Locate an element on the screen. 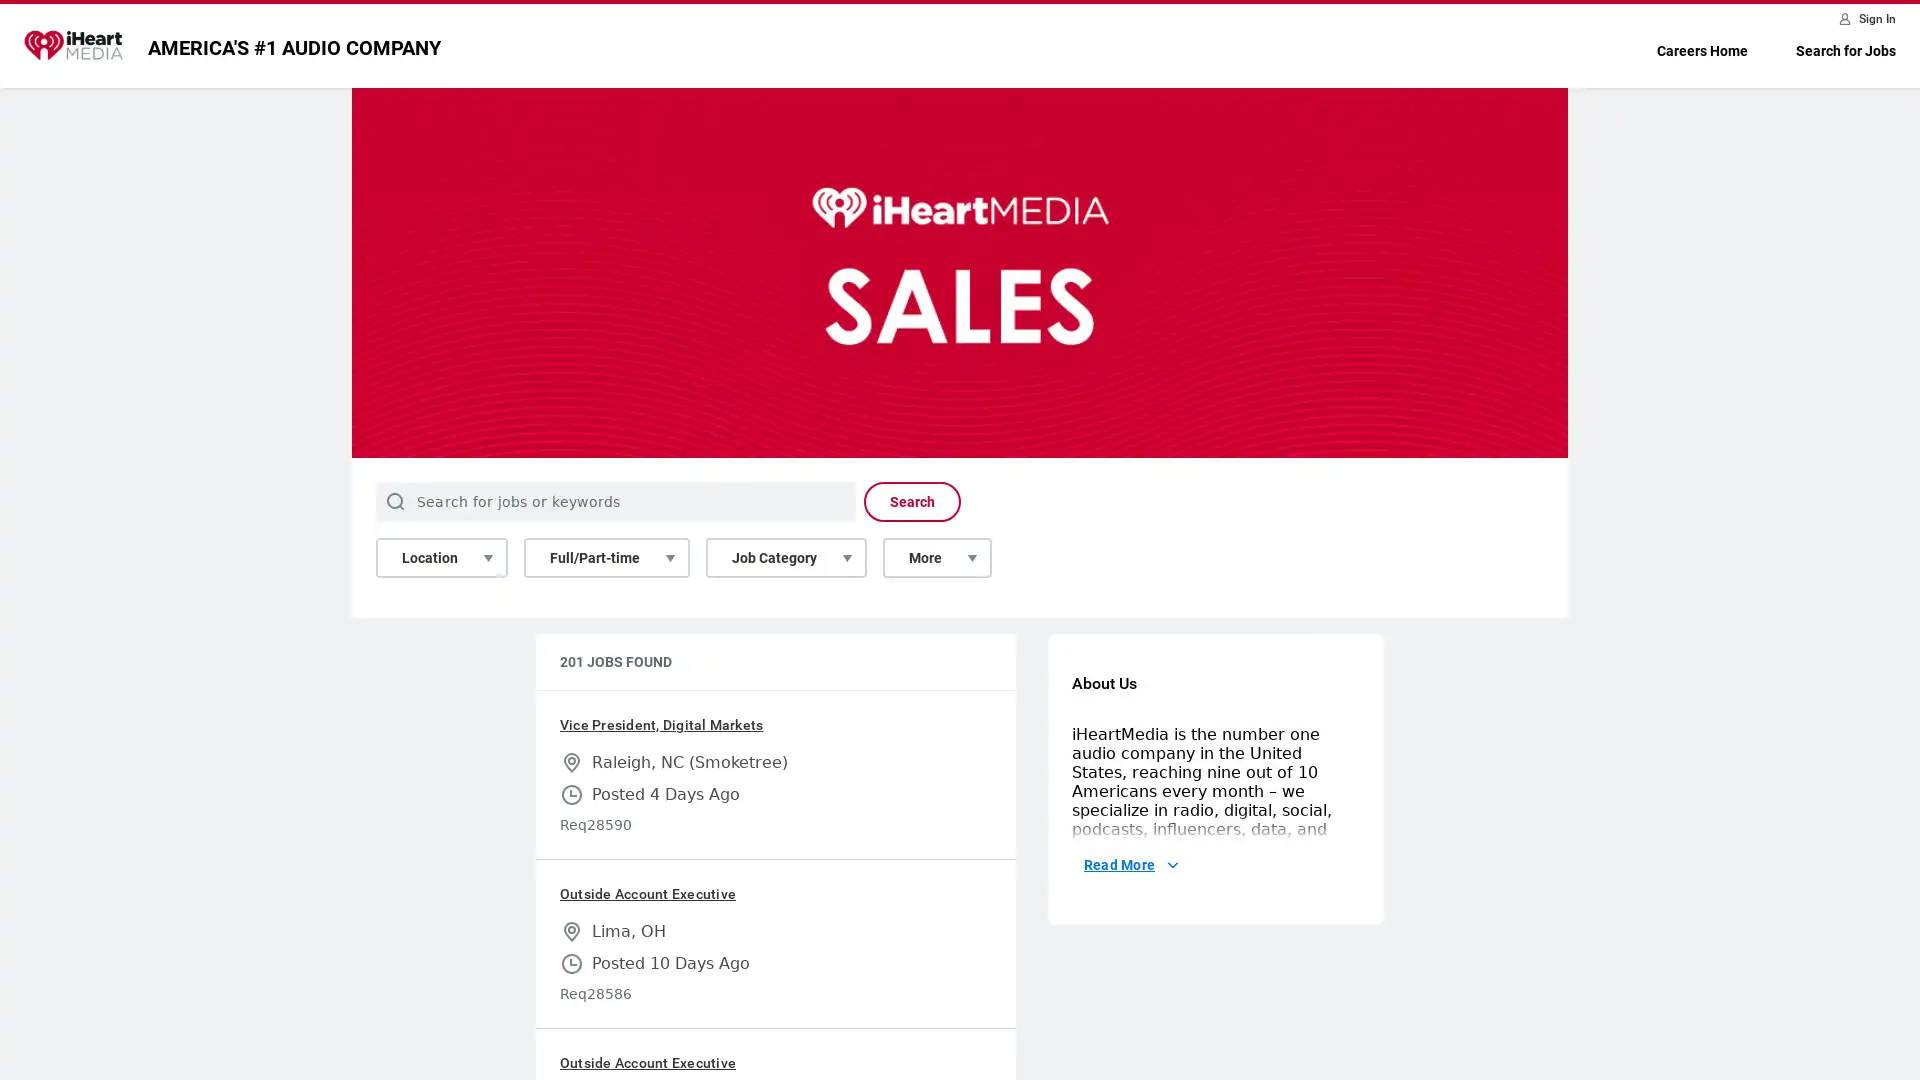 This screenshot has width=1920, height=1080. Read More About Us is located at coordinates (1129, 1014).